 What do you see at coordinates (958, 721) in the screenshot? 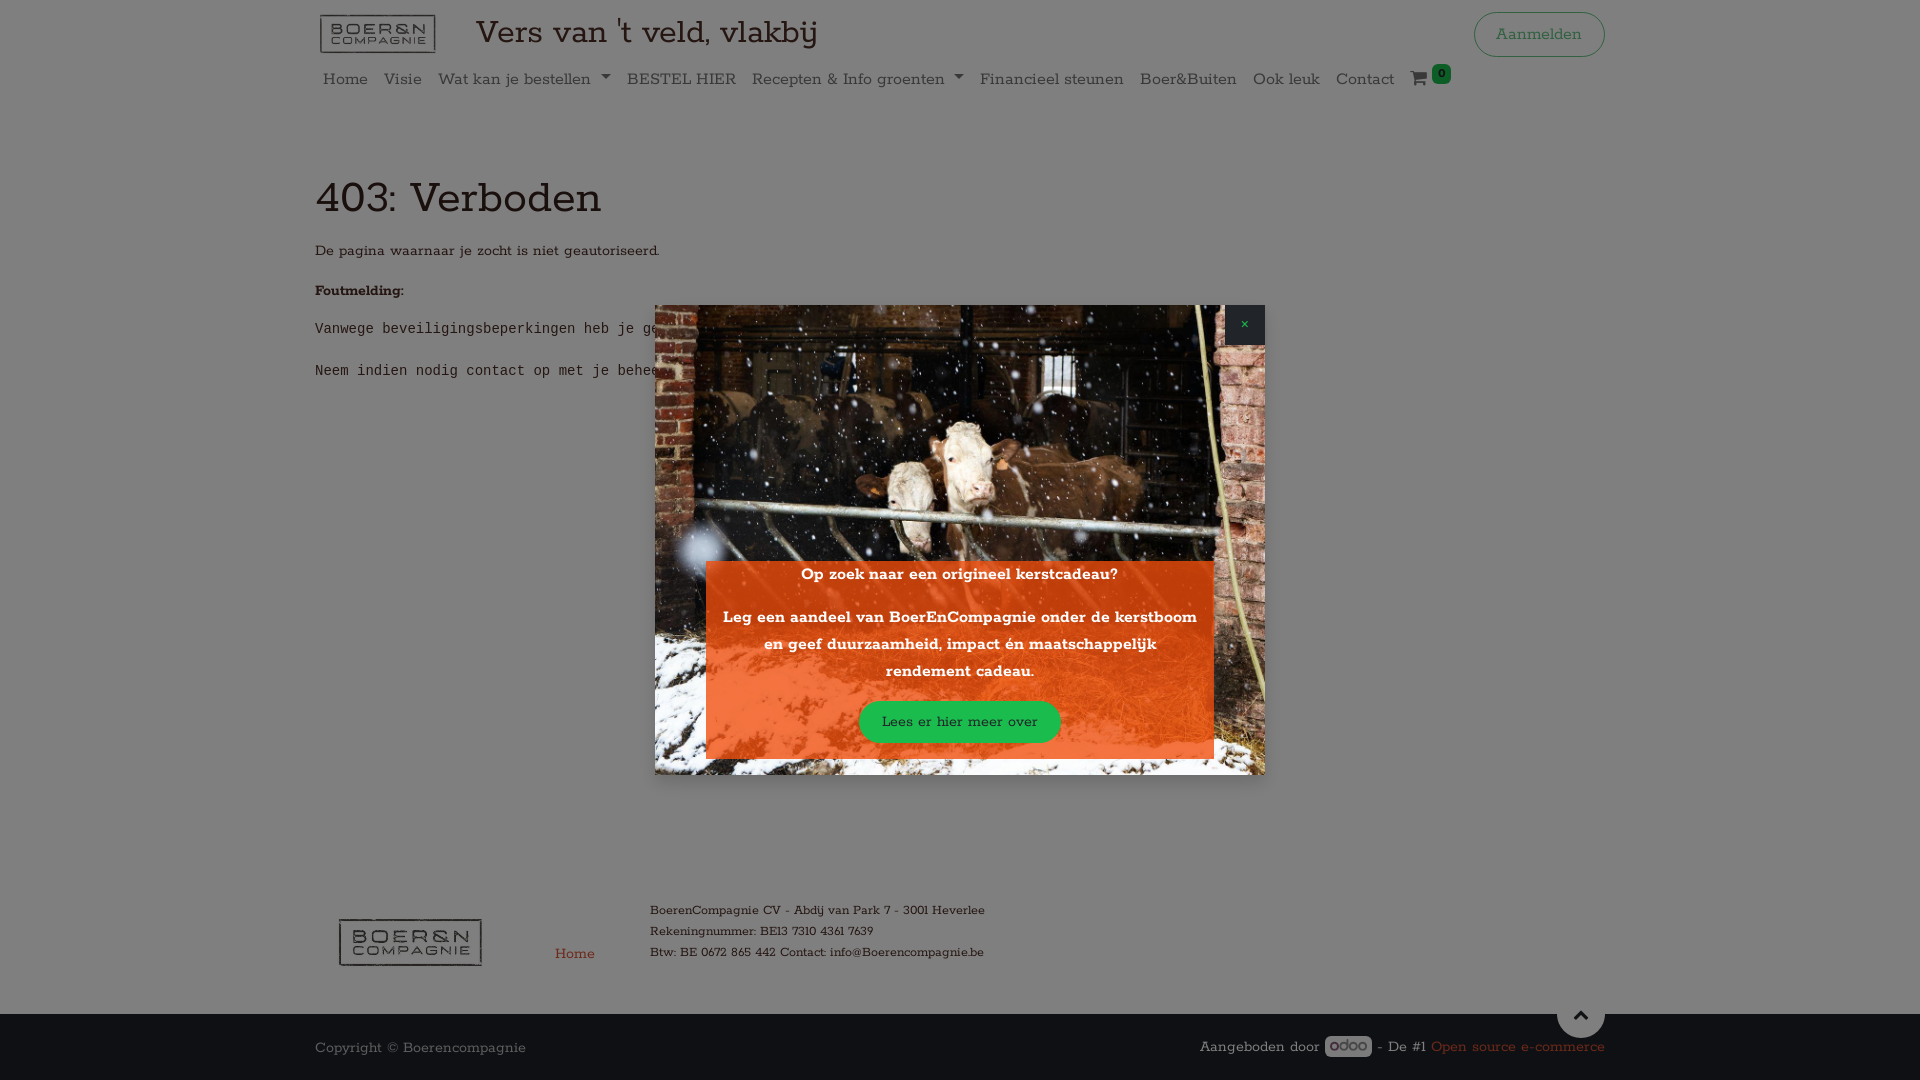
I see `'Lees er hier meer over'` at bounding box center [958, 721].